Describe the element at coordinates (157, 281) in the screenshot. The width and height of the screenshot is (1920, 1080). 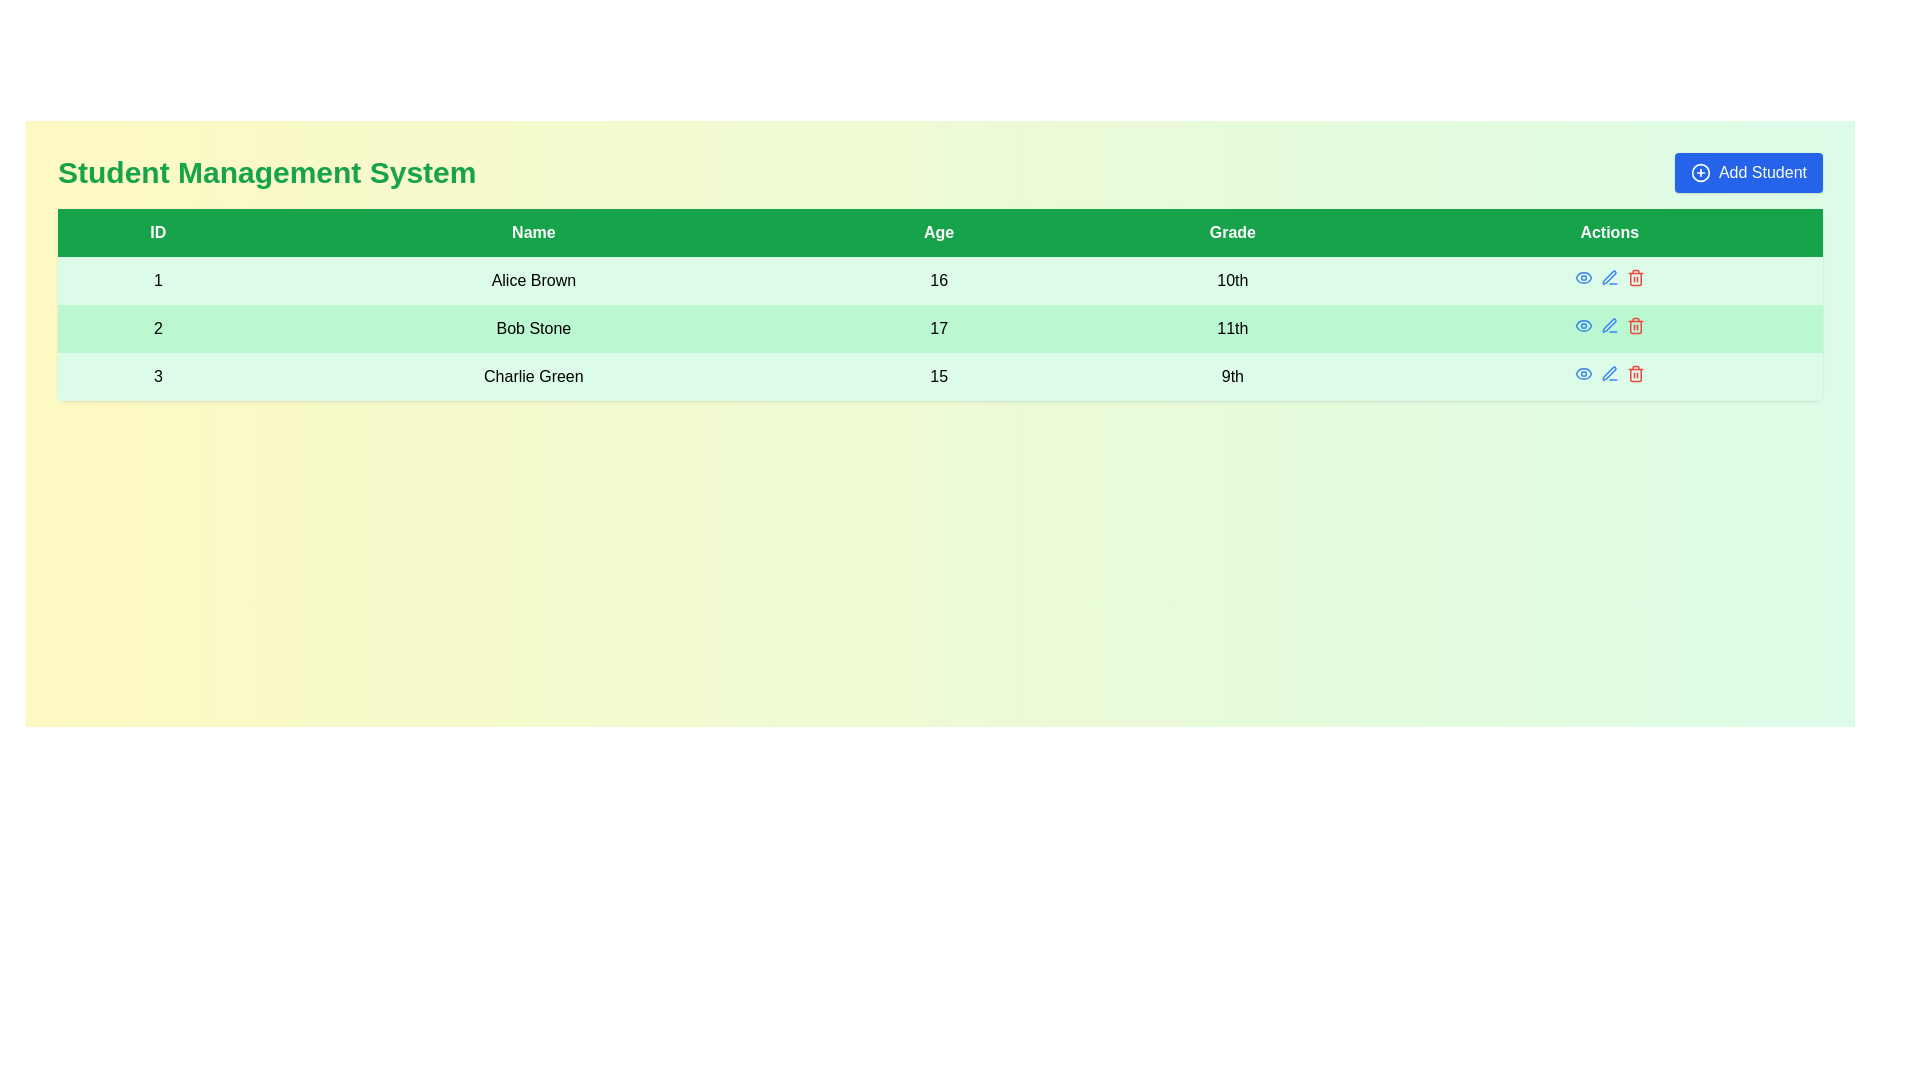
I see `the bold black number '1' in the first row, first column of the table under the 'ID' header` at that location.